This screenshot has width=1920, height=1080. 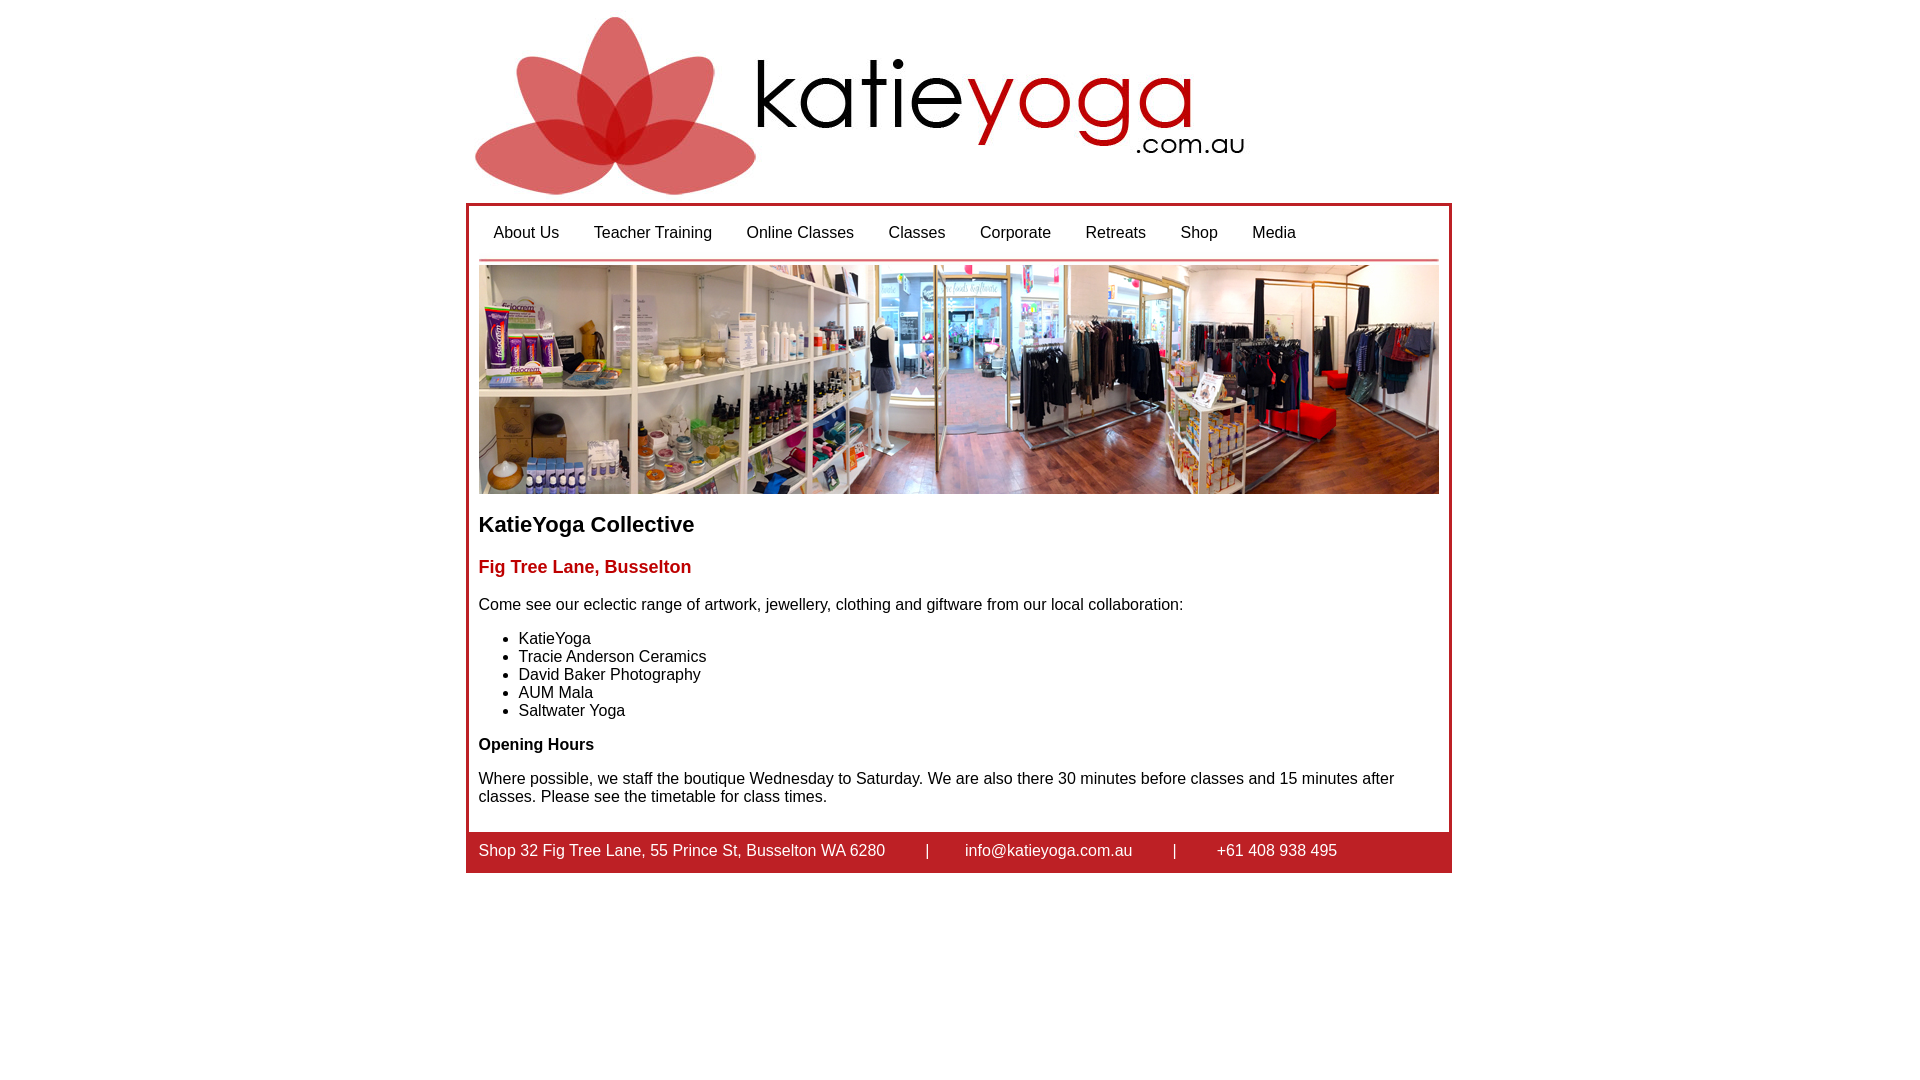 What do you see at coordinates (1015, 231) in the screenshot?
I see `'Corporate'` at bounding box center [1015, 231].